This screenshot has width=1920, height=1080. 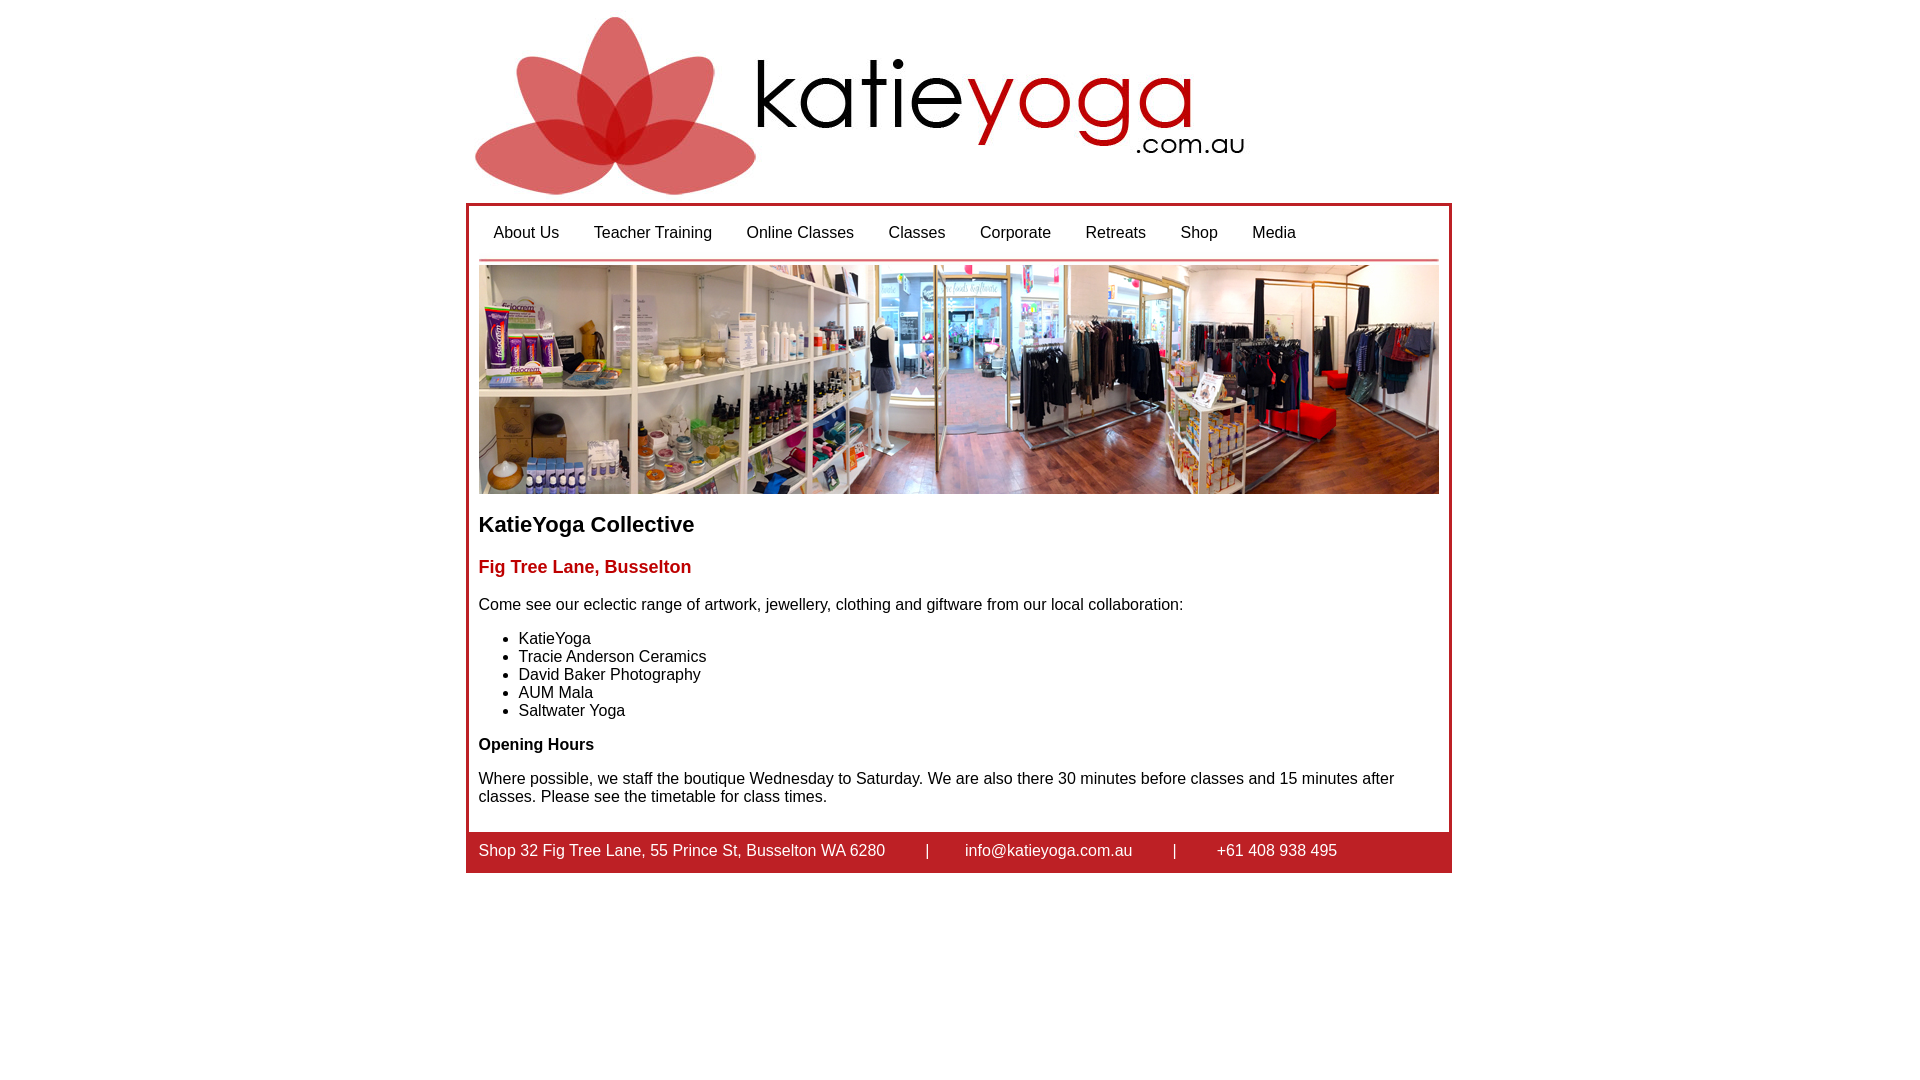 What do you see at coordinates (1015, 231) in the screenshot?
I see `'Corporate'` at bounding box center [1015, 231].